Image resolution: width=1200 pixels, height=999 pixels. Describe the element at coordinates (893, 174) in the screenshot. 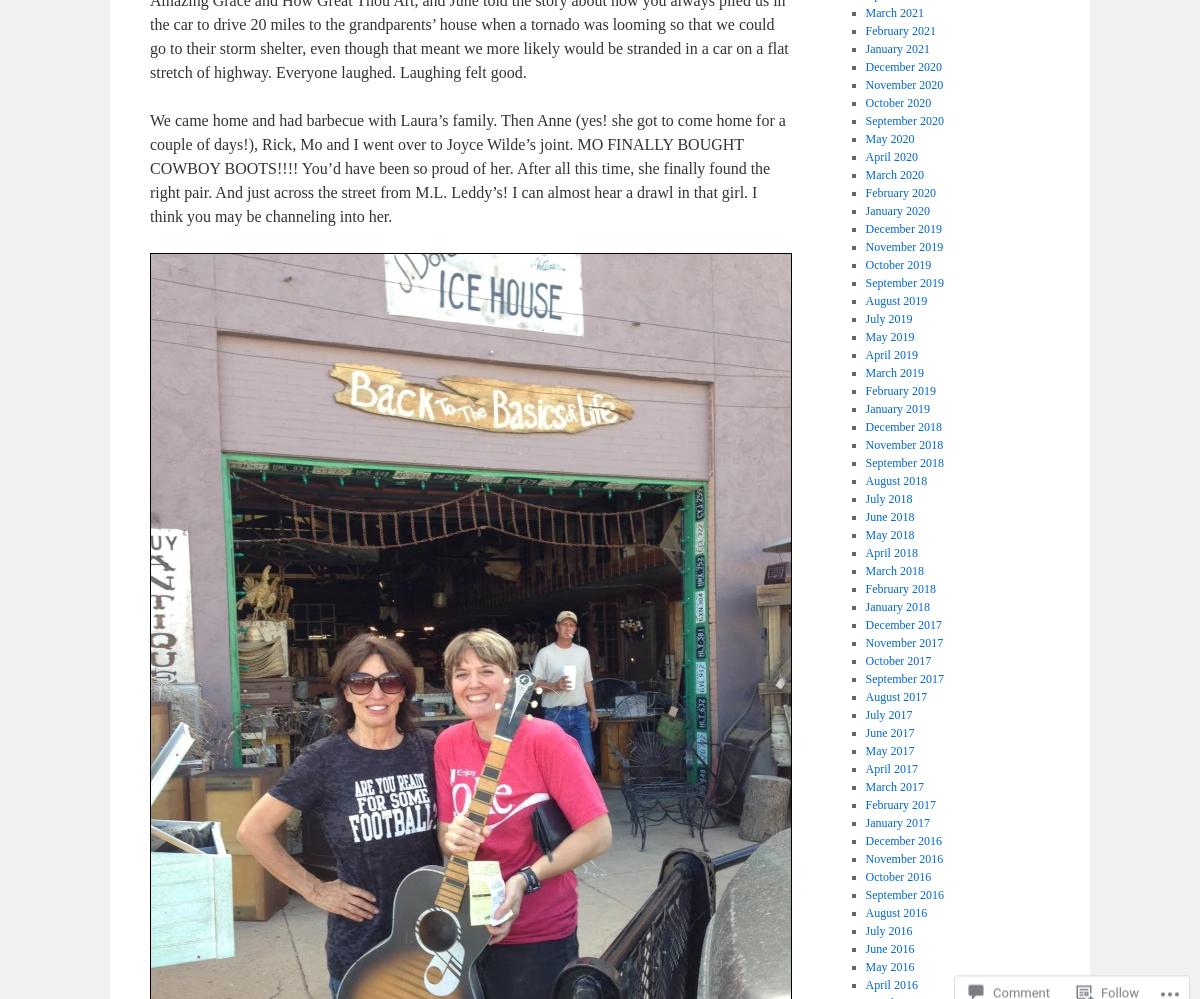

I see `'March 2020'` at that location.